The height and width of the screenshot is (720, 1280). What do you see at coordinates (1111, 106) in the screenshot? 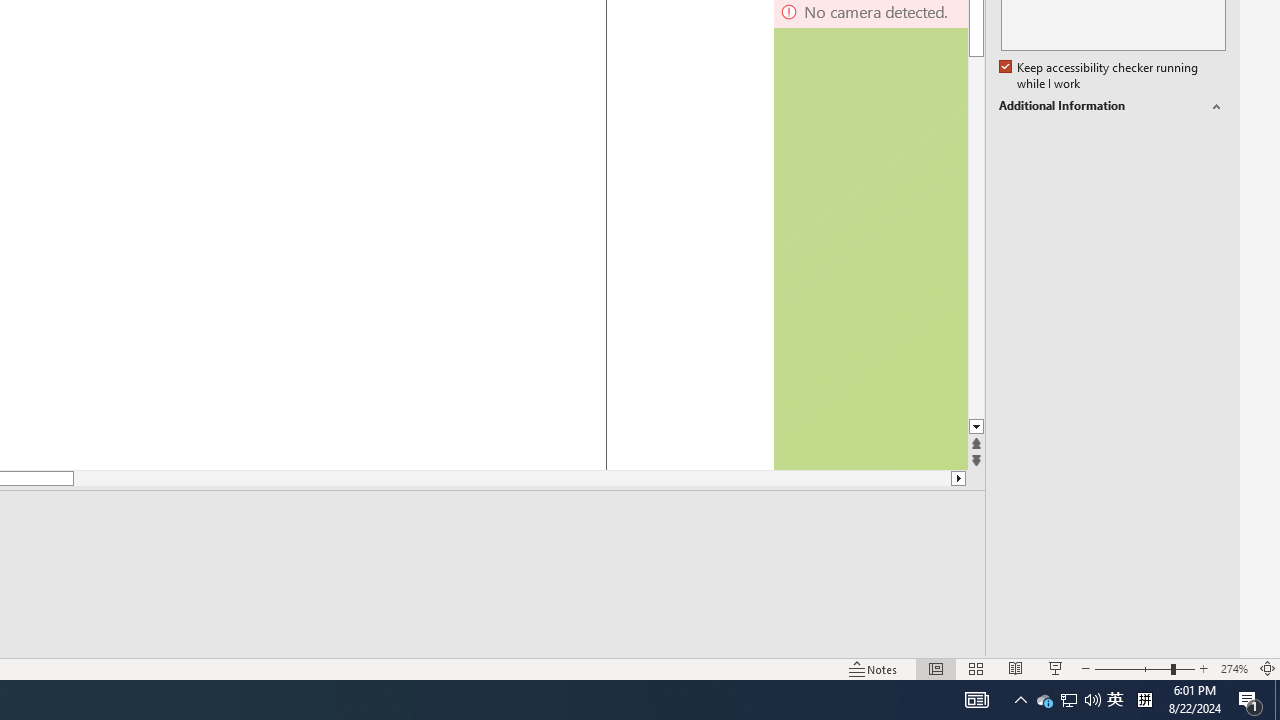
I see `'Additional Information'` at bounding box center [1111, 106].